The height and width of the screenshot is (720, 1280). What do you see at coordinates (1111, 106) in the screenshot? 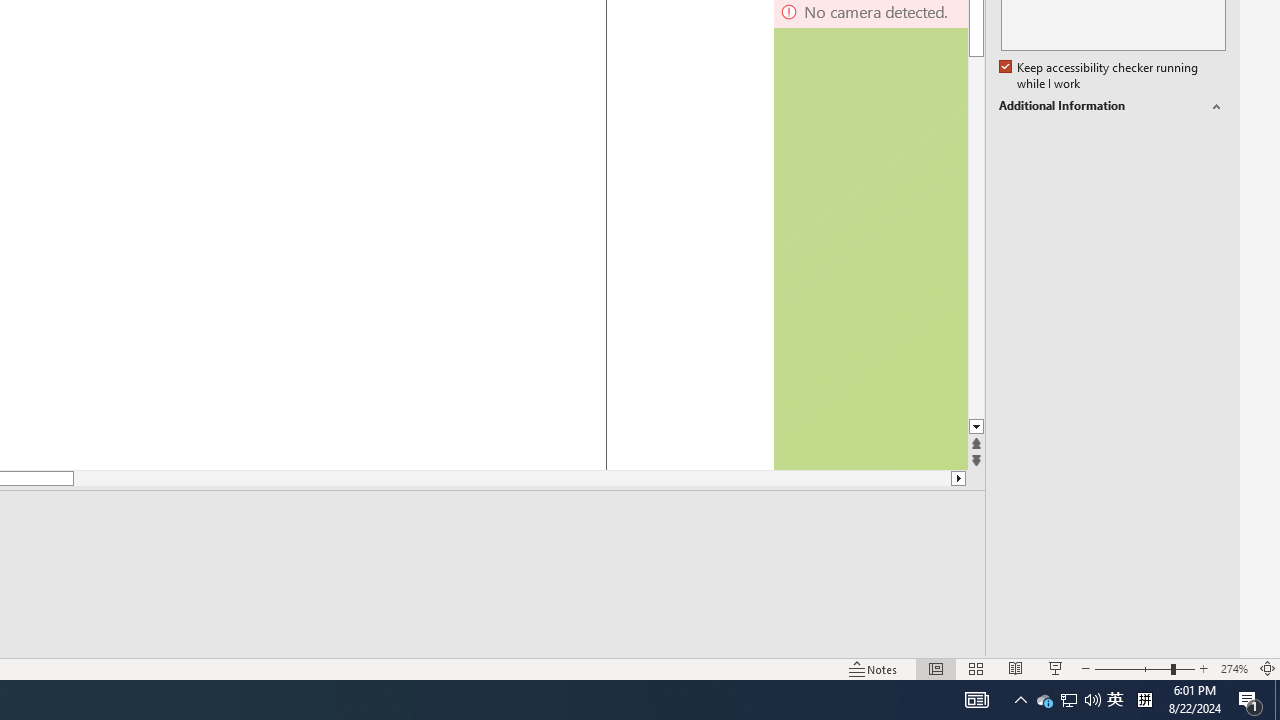
I see `'Additional Information'` at bounding box center [1111, 106].